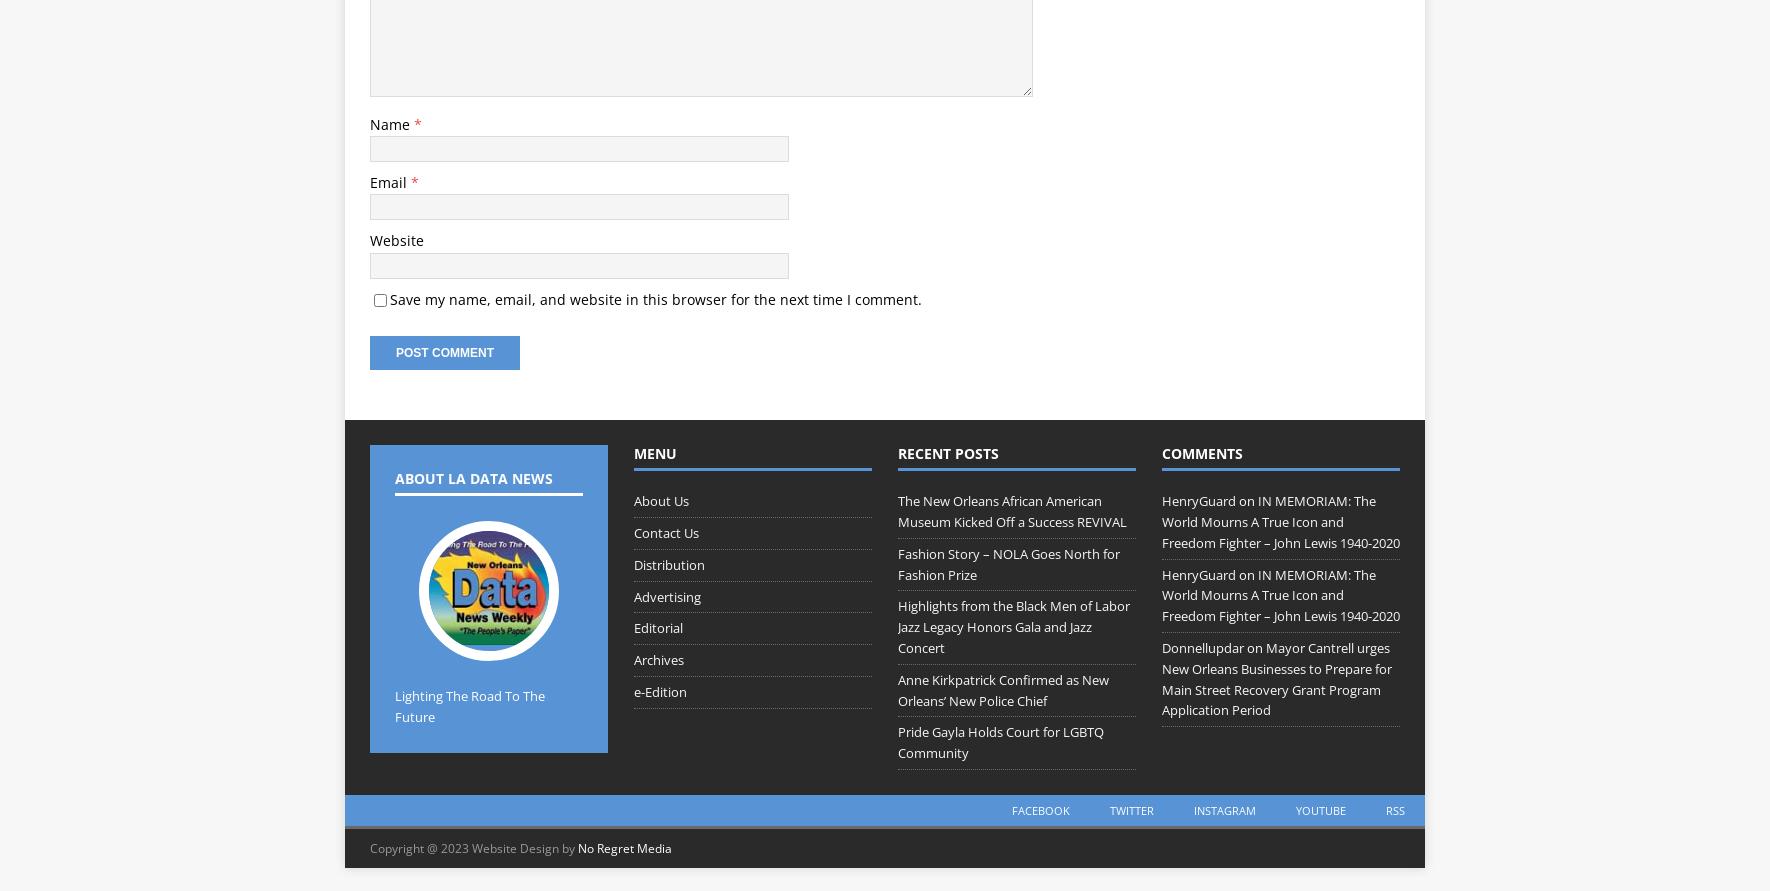 This screenshot has width=1770, height=891. Describe the element at coordinates (999, 742) in the screenshot. I see `'Pride Gayla Holds Court for LGBTQ Community'` at that location.